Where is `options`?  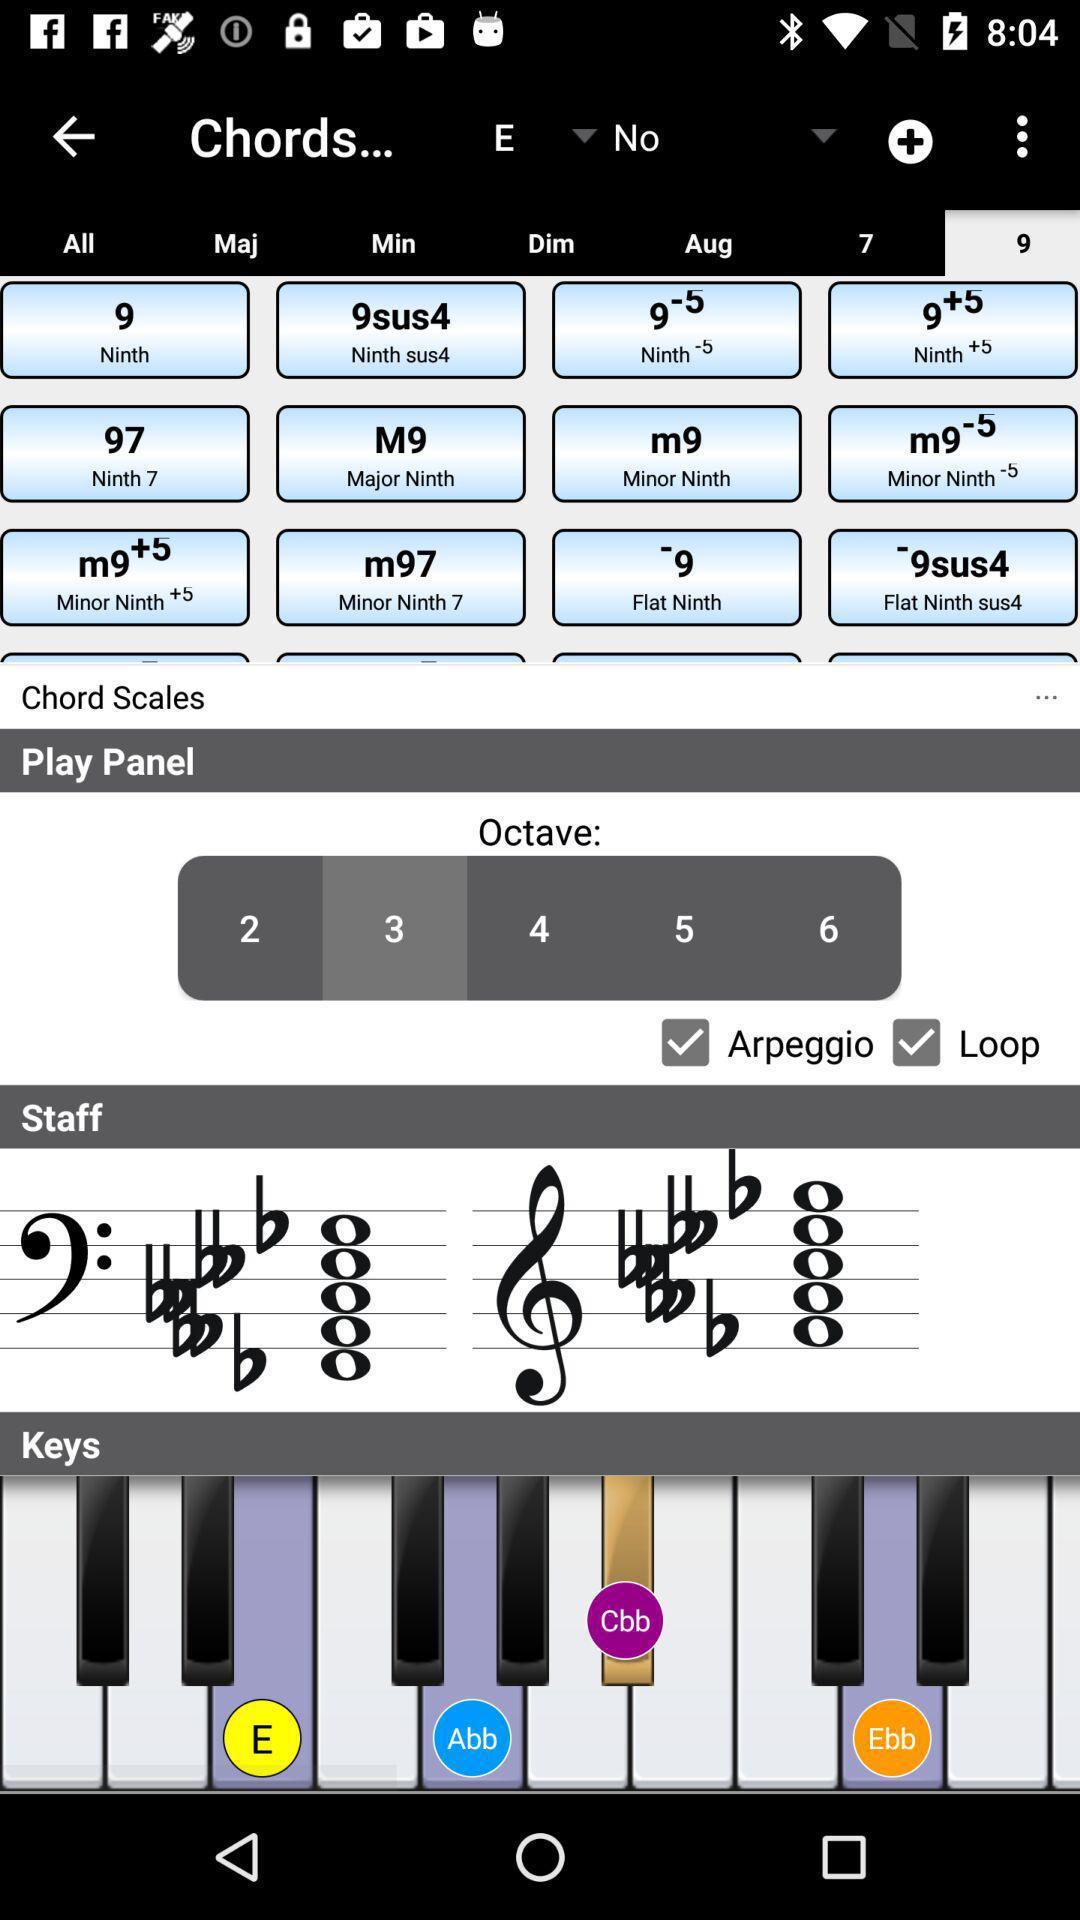 options is located at coordinates (684, 1041).